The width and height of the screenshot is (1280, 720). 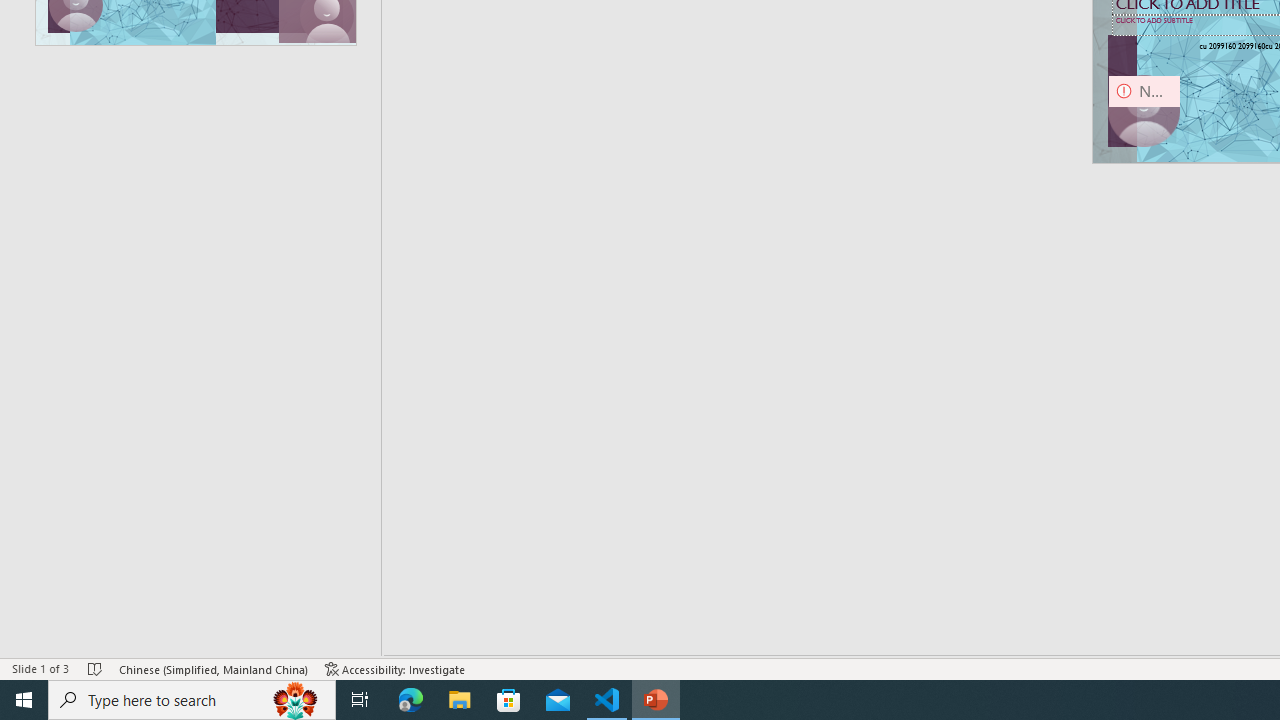 What do you see at coordinates (95, 669) in the screenshot?
I see `'Spell Check No Errors'` at bounding box center [95, 669].